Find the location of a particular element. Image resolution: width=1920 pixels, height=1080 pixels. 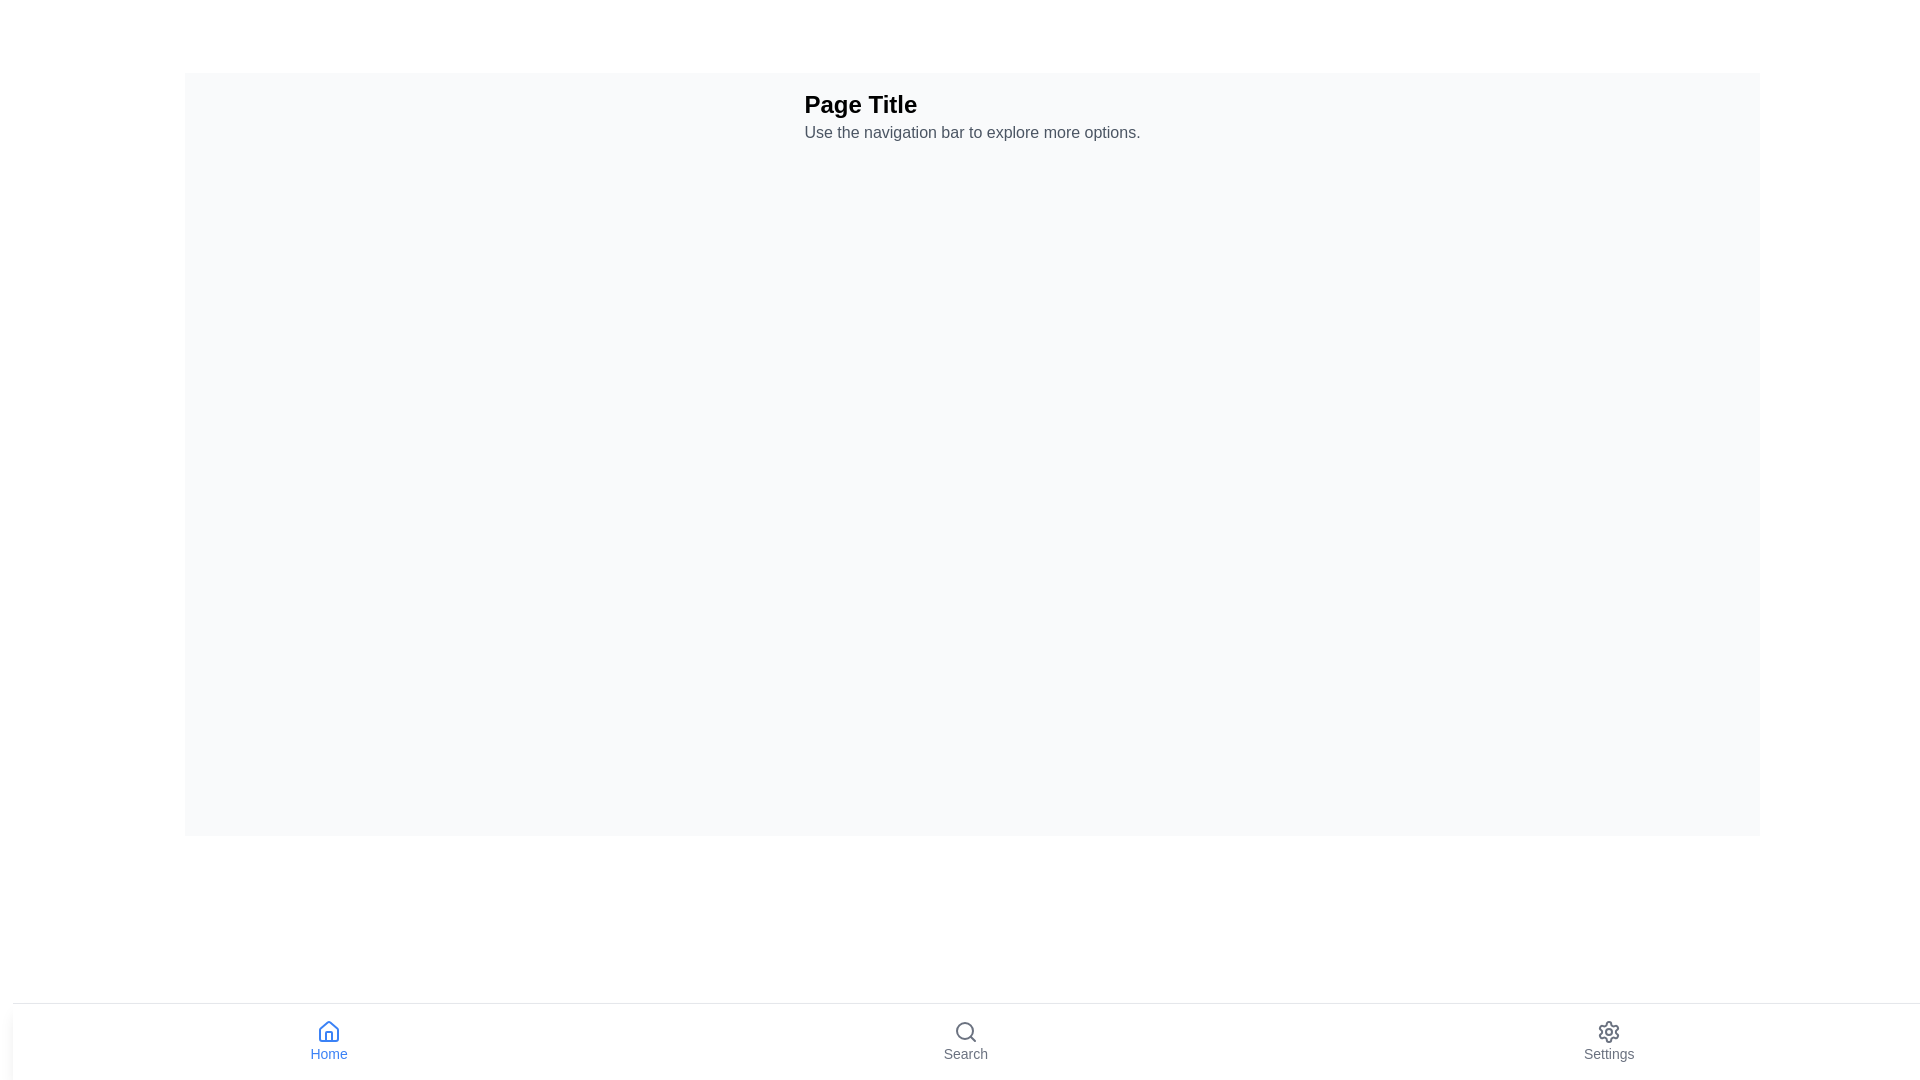

the navigation icon labeled 'Home' in the bottom navigation bar is located at coordinates (329, 1040).